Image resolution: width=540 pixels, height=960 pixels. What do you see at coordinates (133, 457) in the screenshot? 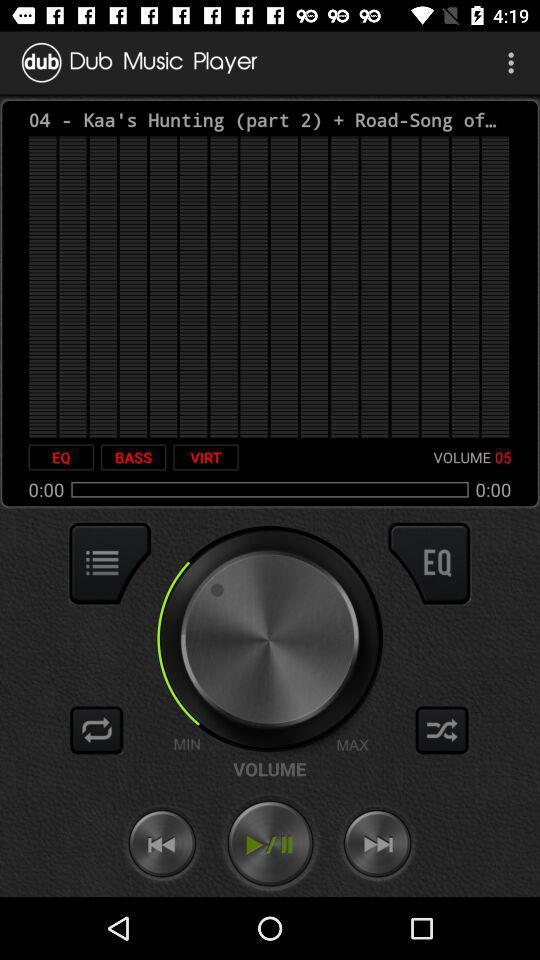
I see `the icon next to   eq   item` at bounding box center [133, 457].